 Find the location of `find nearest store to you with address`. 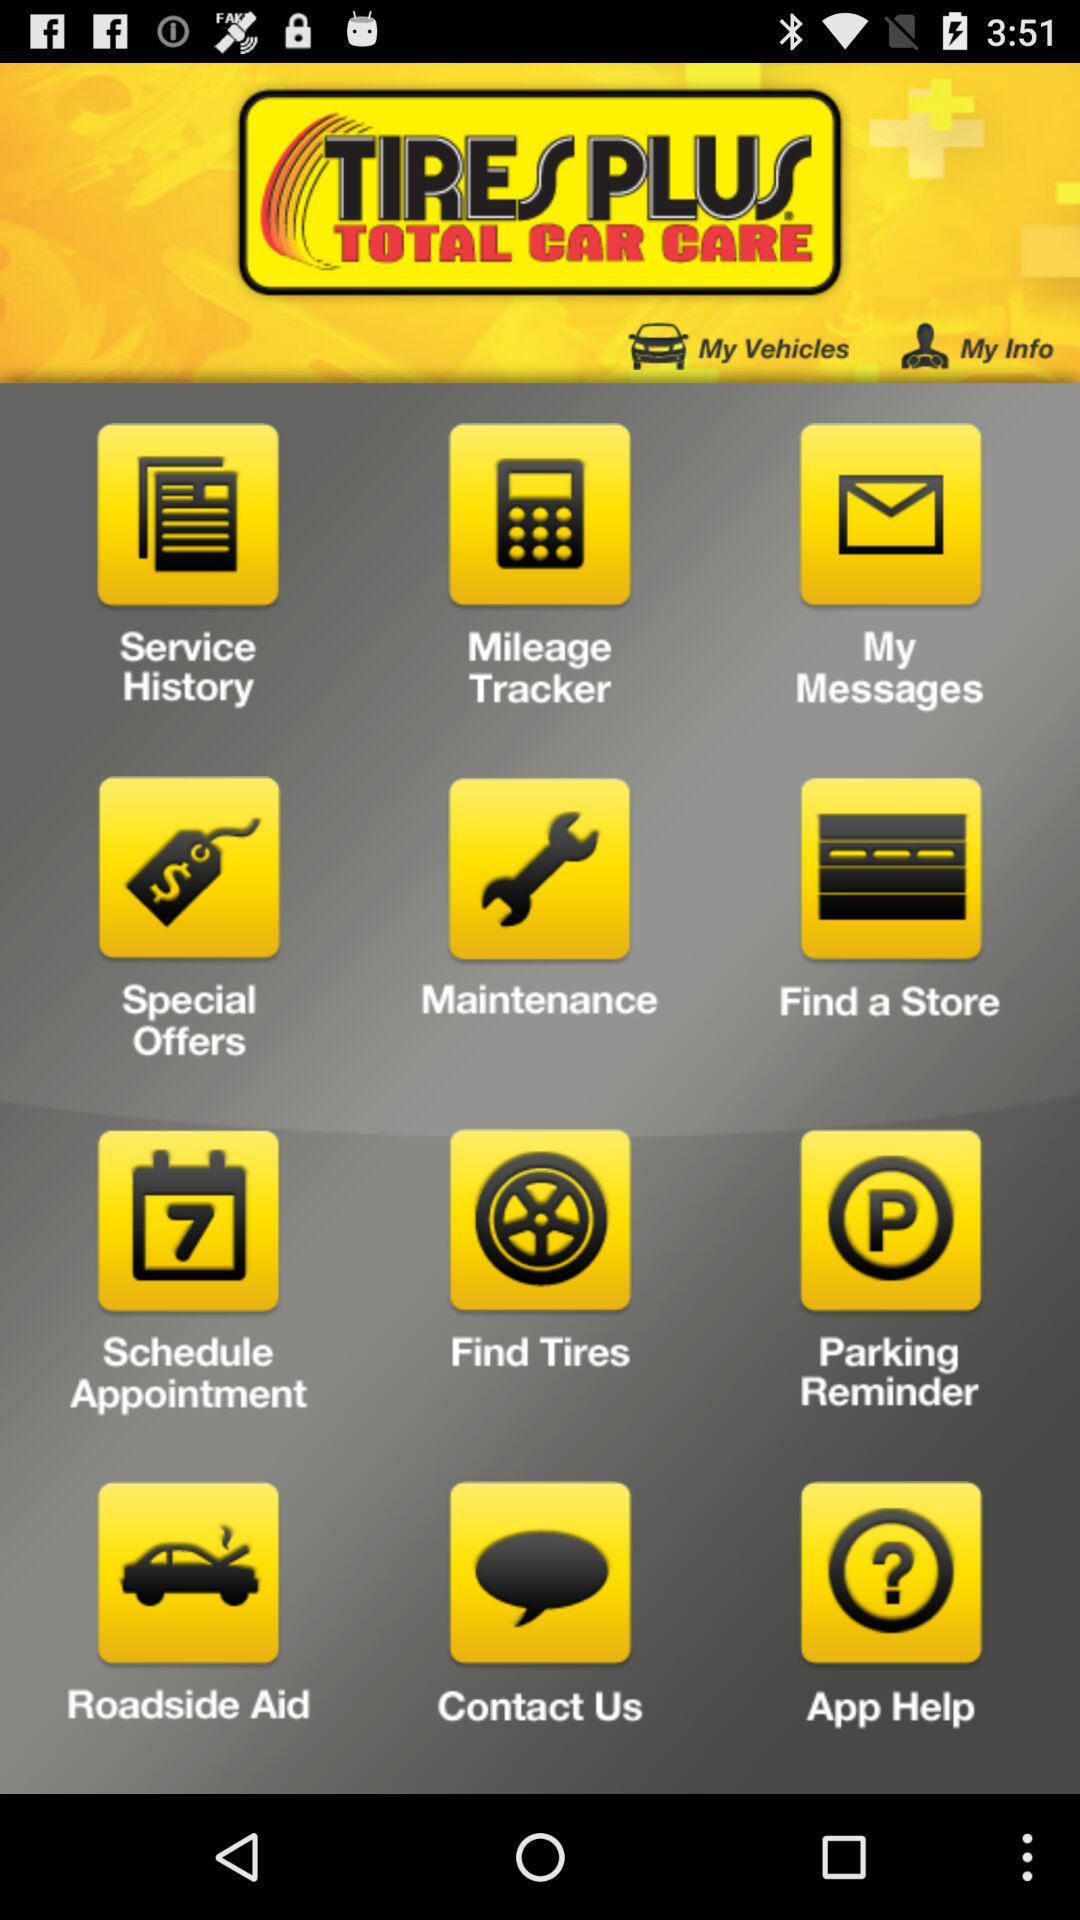

find nearest store to you with address is located at coordinates (890, 924).